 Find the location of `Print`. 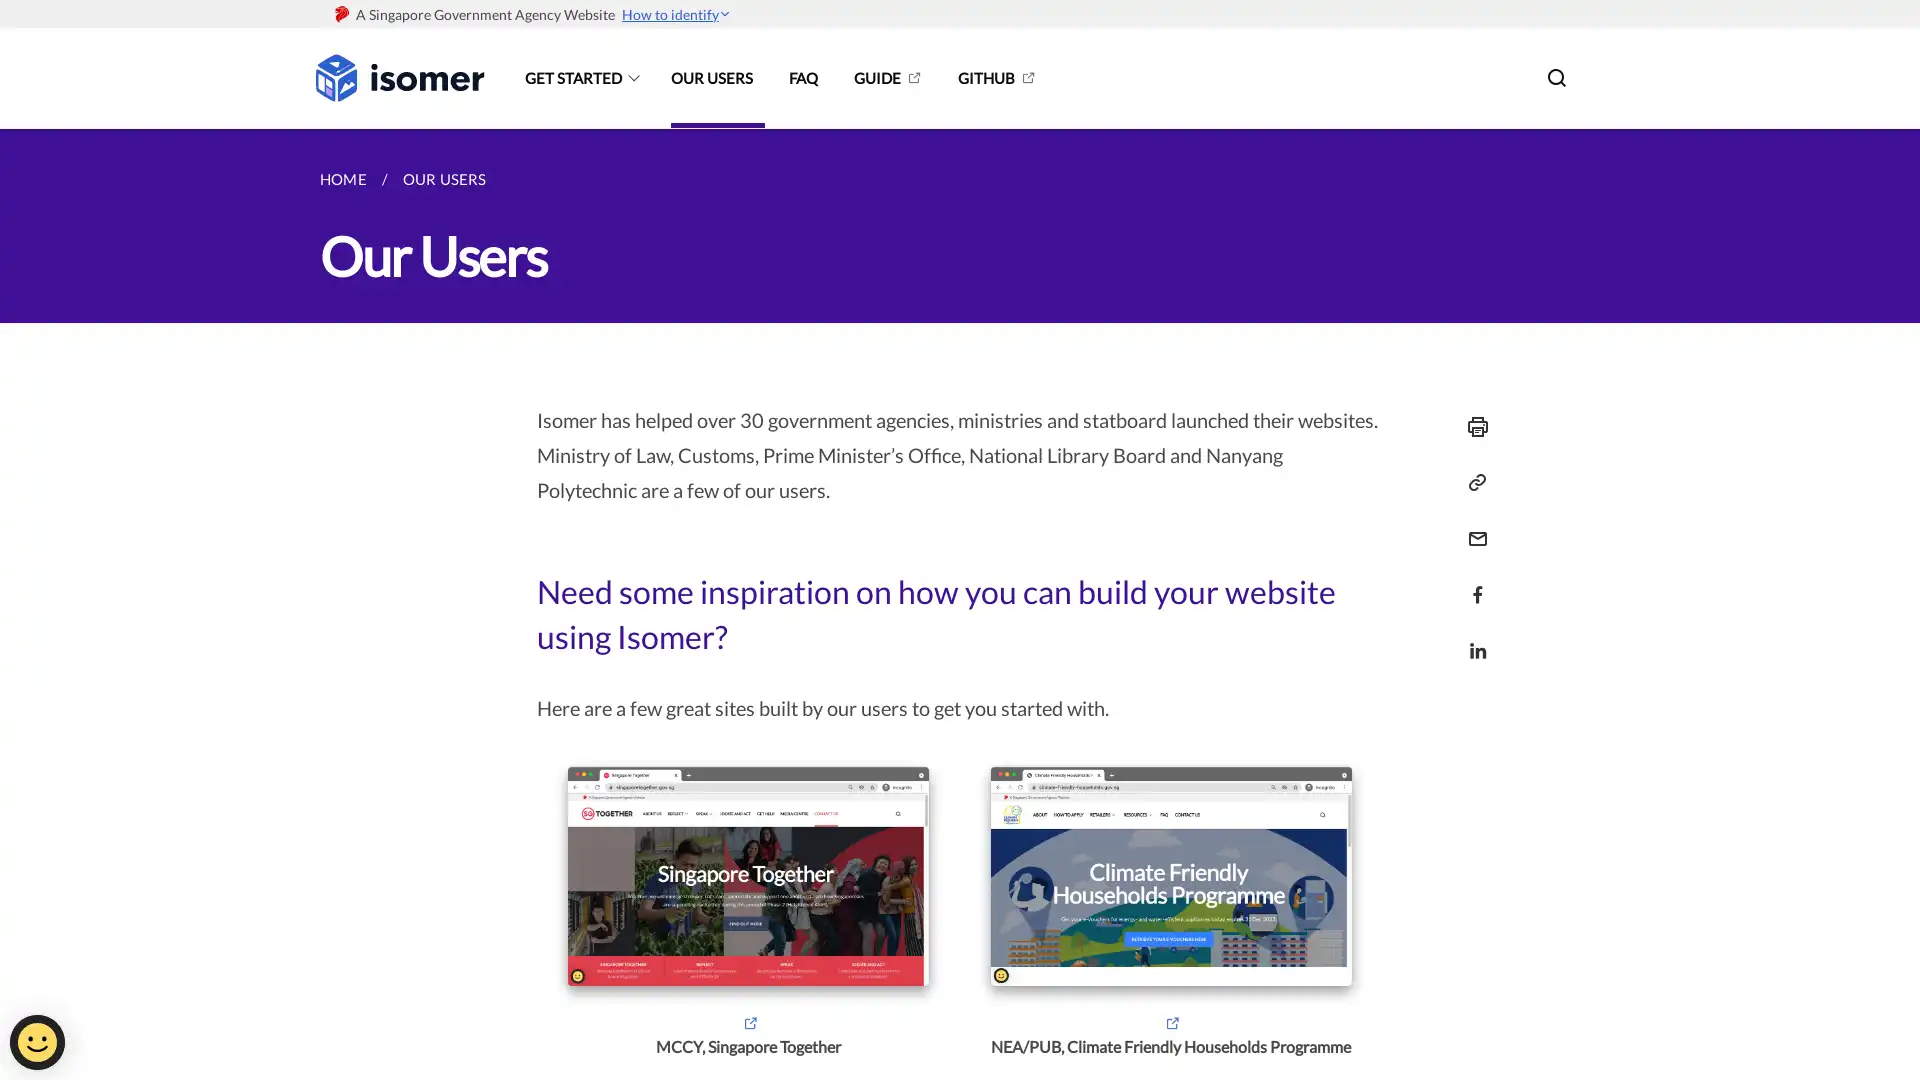

Print is located at coordinates (1472, 426).